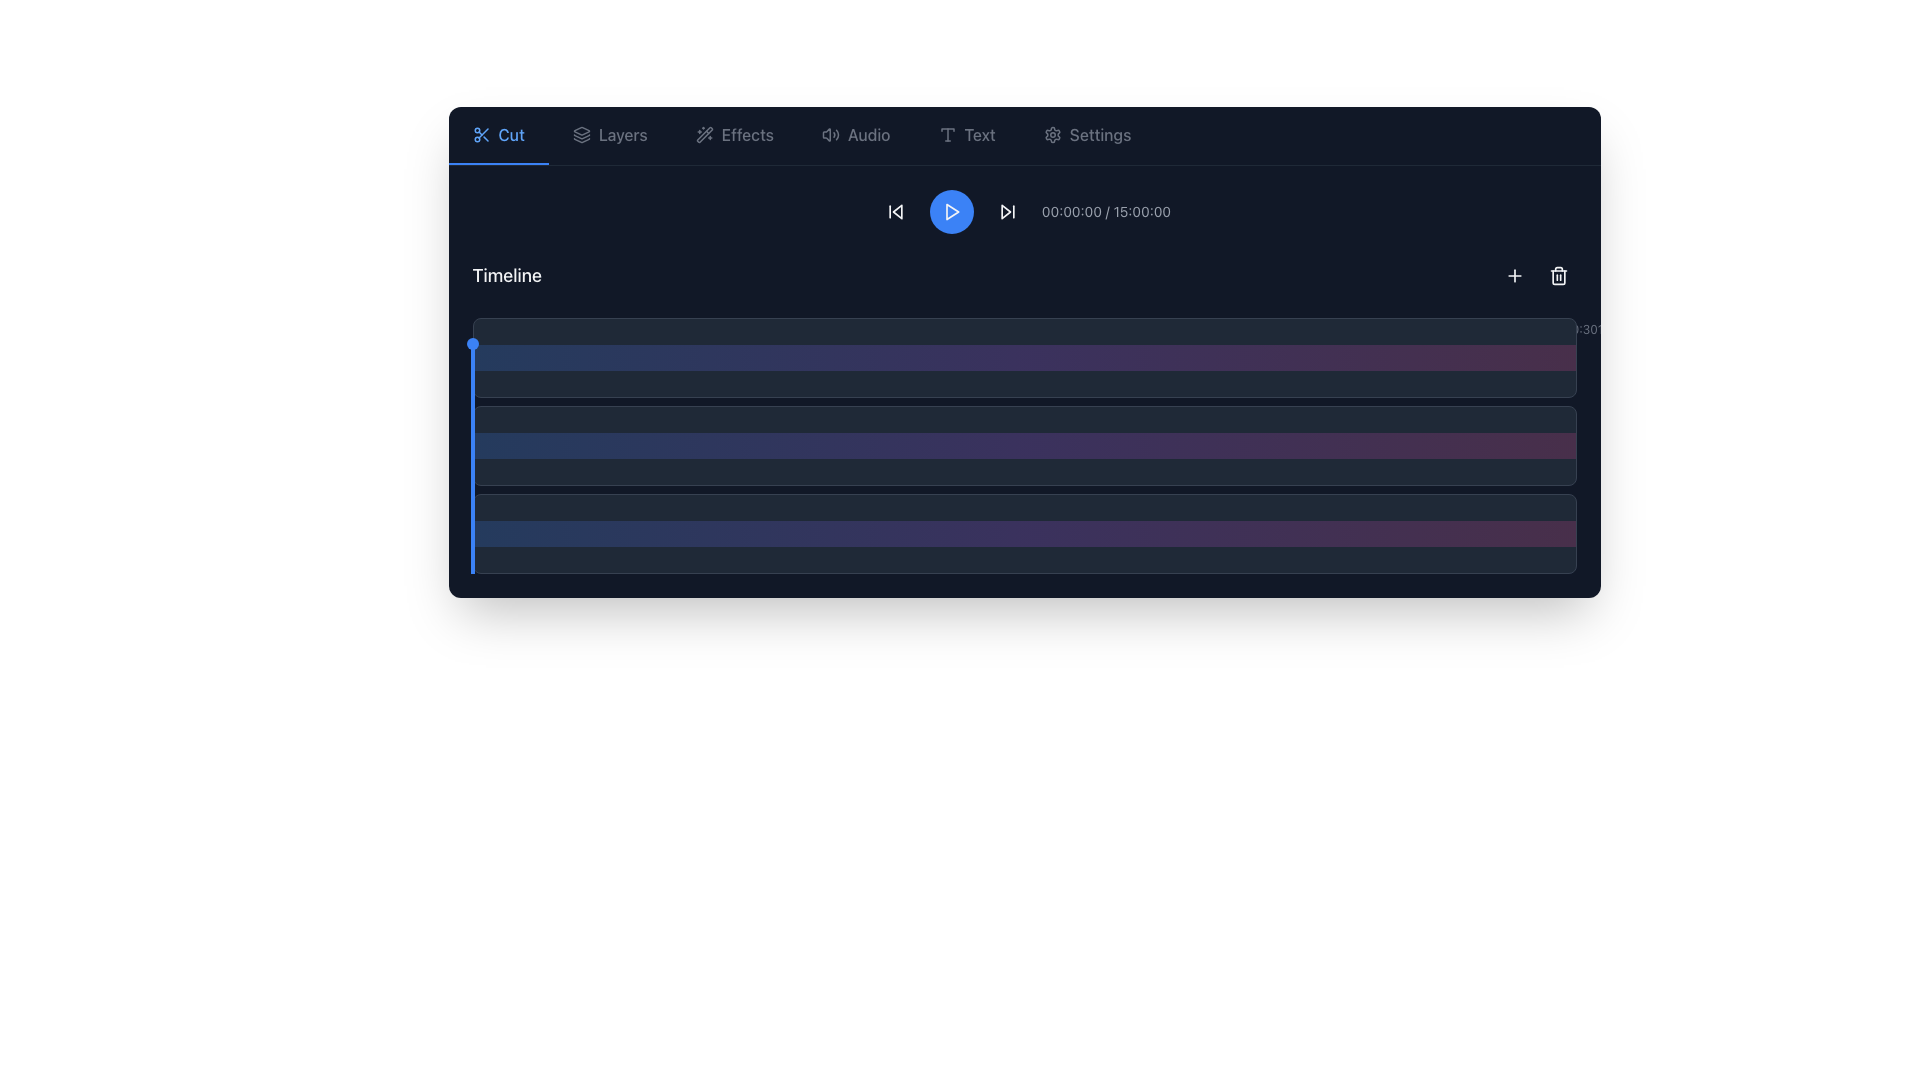 The image size is (1920, 1080). I want to click on the 41st time marker on the rightmost end of the timeline, which aids in identifying a precise point in time, so click(1520, 329).